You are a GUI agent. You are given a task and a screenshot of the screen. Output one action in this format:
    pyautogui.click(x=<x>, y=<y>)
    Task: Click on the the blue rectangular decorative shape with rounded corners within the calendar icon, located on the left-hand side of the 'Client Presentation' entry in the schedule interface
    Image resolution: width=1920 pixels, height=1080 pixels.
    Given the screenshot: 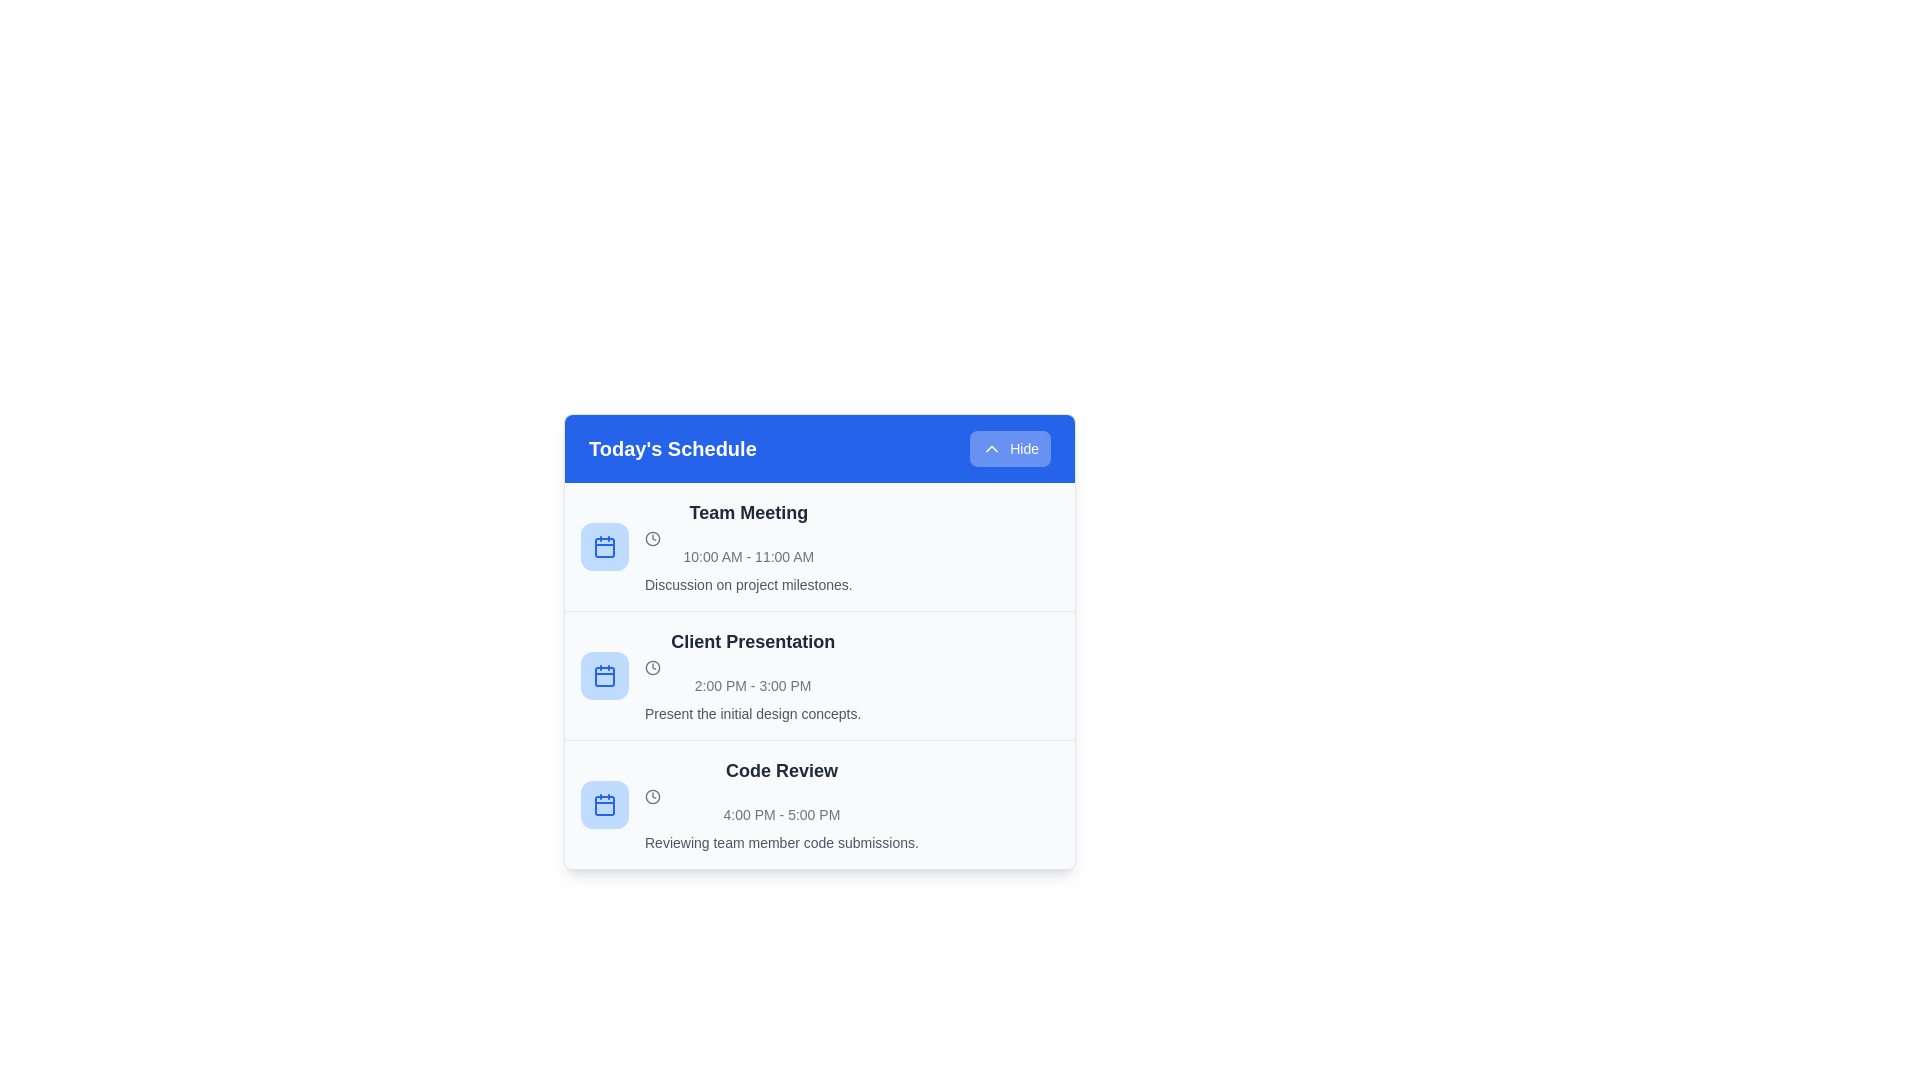 What is the action you would take?
    pyautogui.click(x=603, y=676)
    